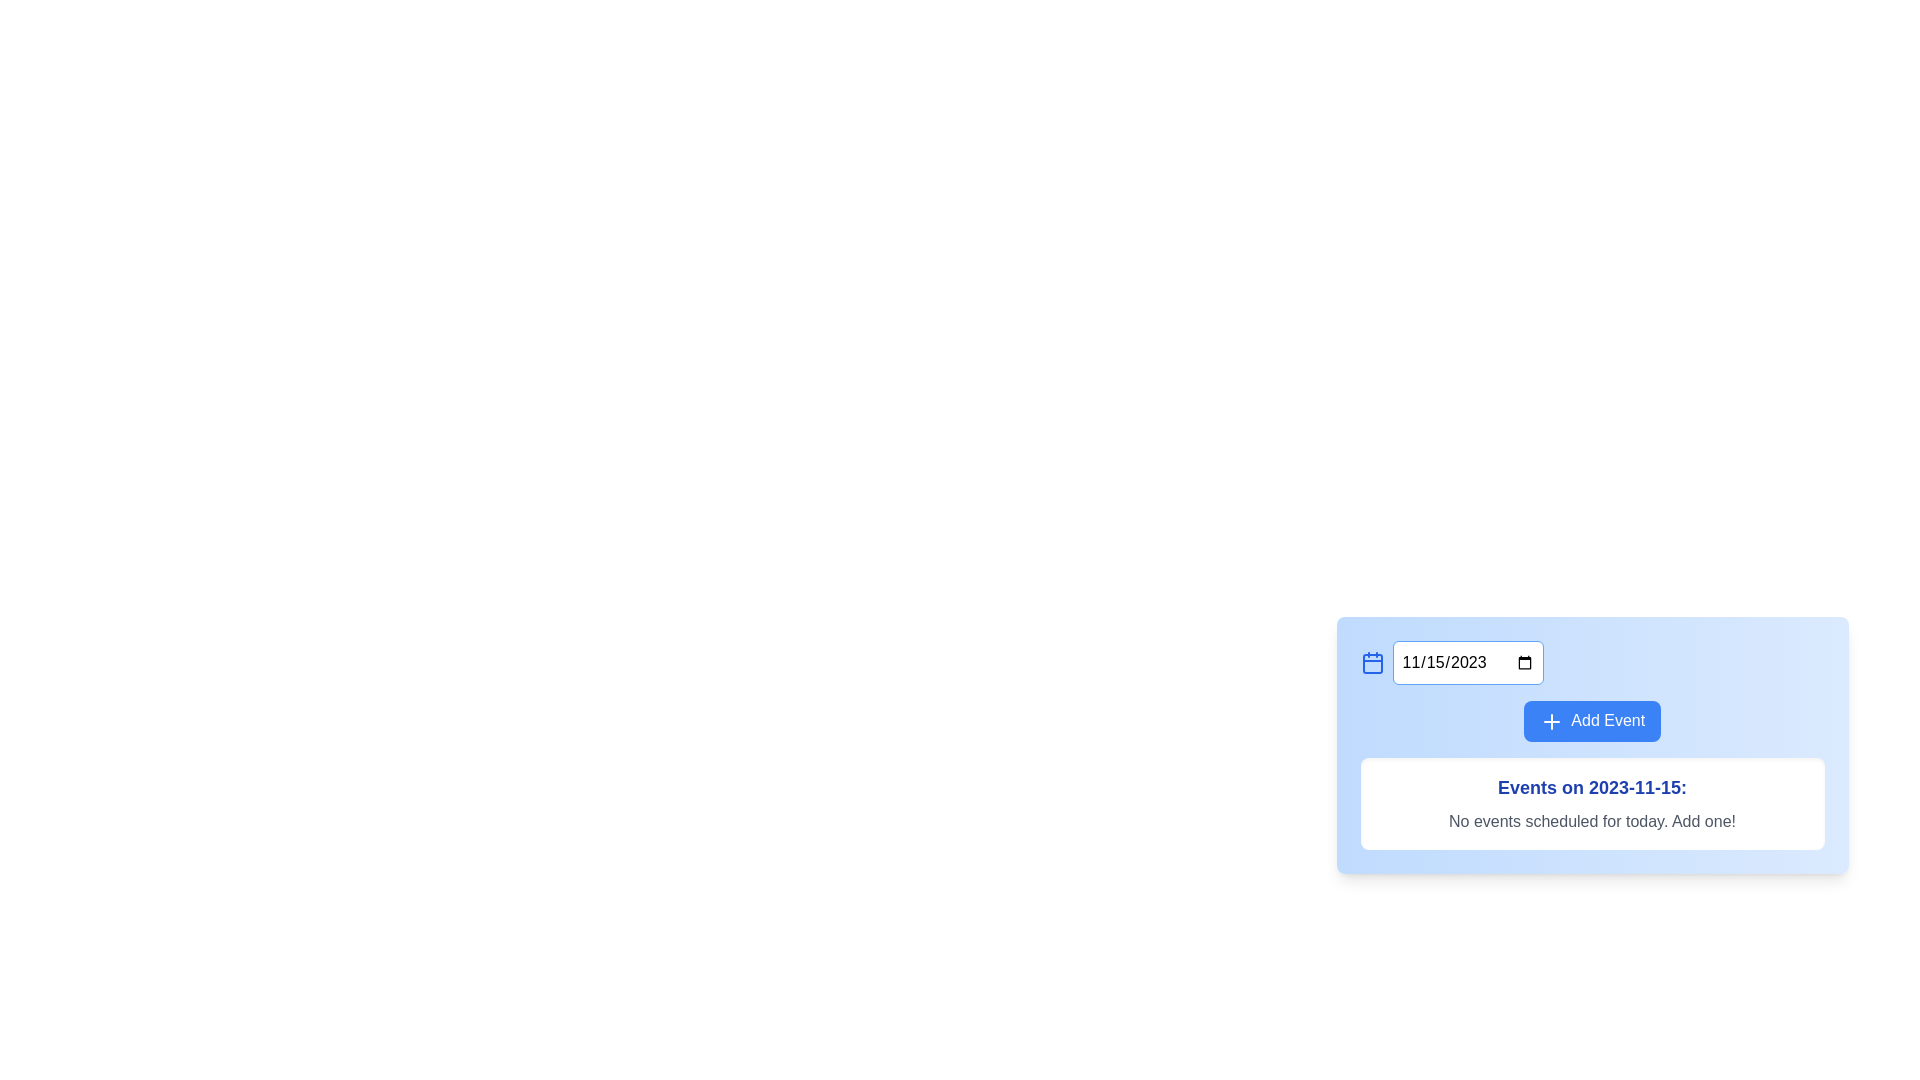 The height and width of the screenshot is (1080, 1920). I want to click on the Text block within the informational pane titled 'Events on 2023-11-15', which displays the message 'No events scheduled for today. Add one!', so click(1591, 780).